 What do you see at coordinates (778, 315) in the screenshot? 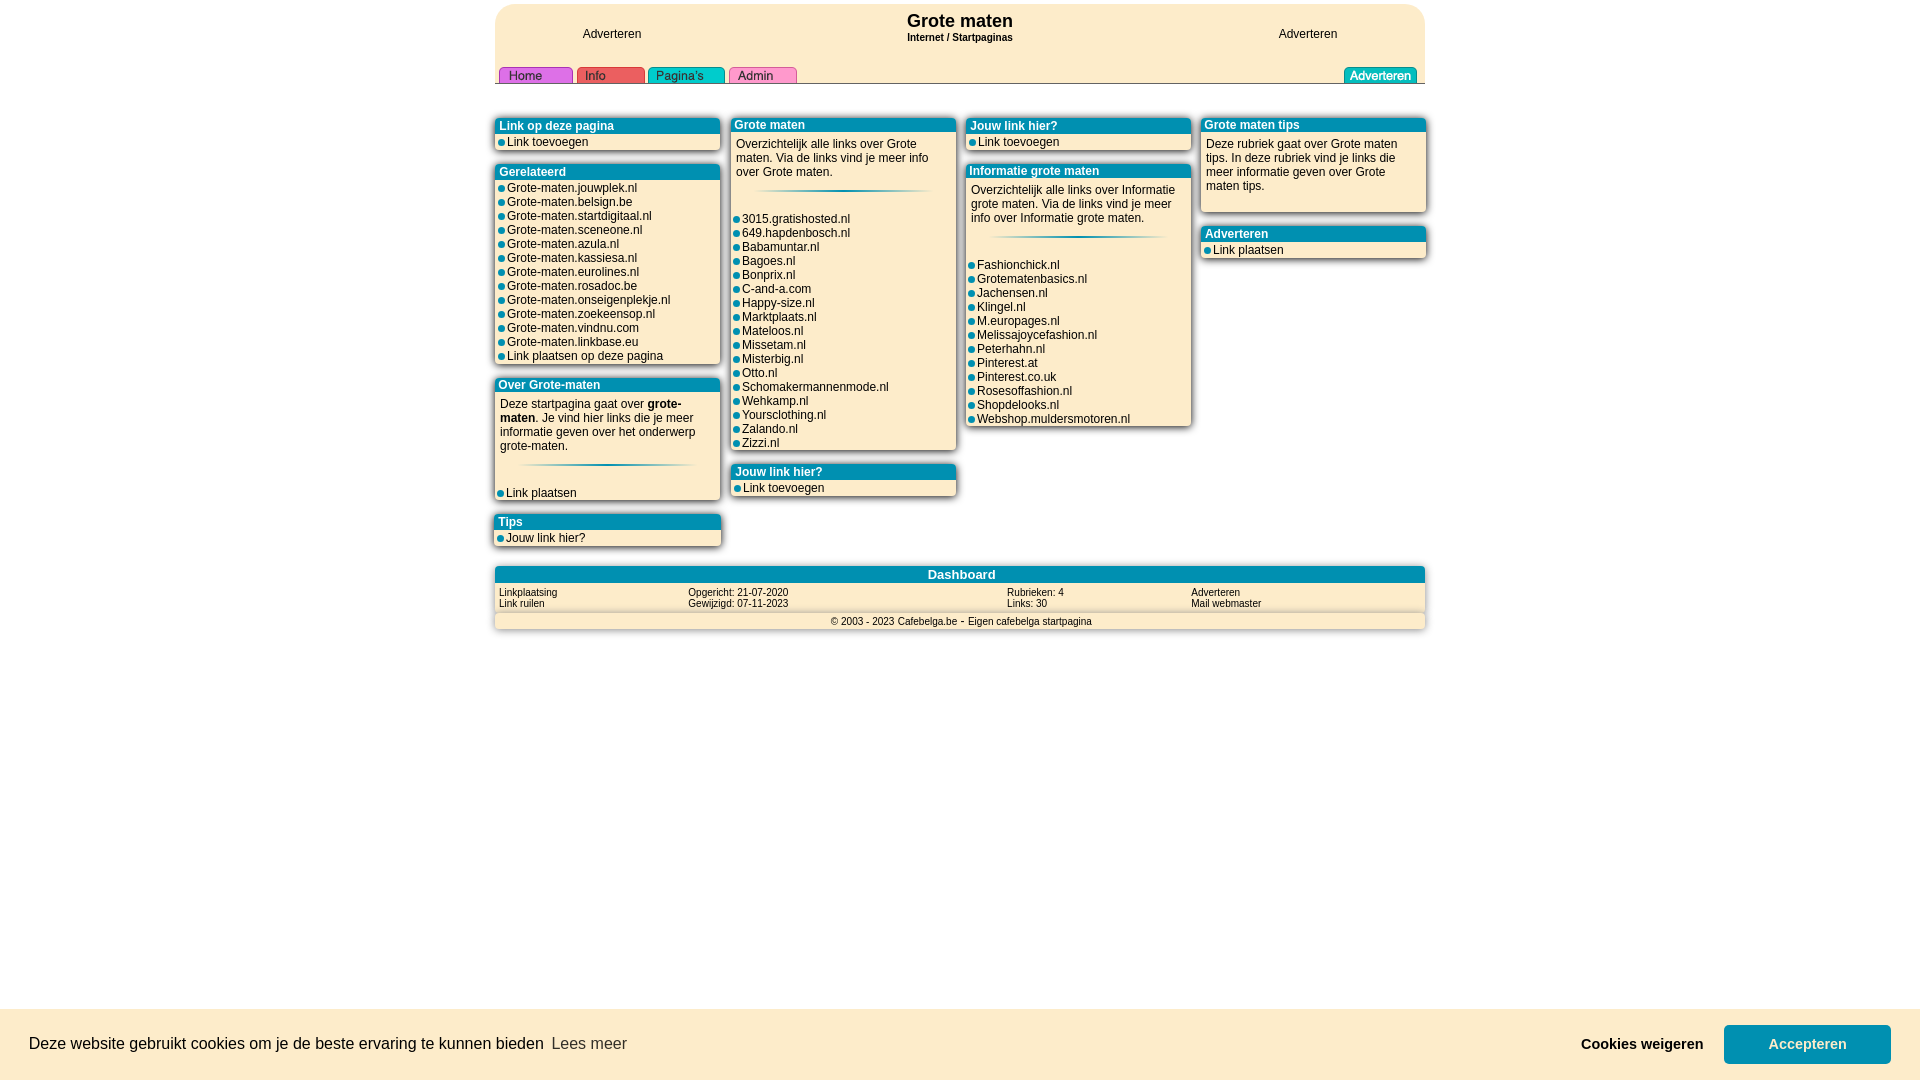
I see `'Marktplaats.nl'` at bounding box center [778, 315].